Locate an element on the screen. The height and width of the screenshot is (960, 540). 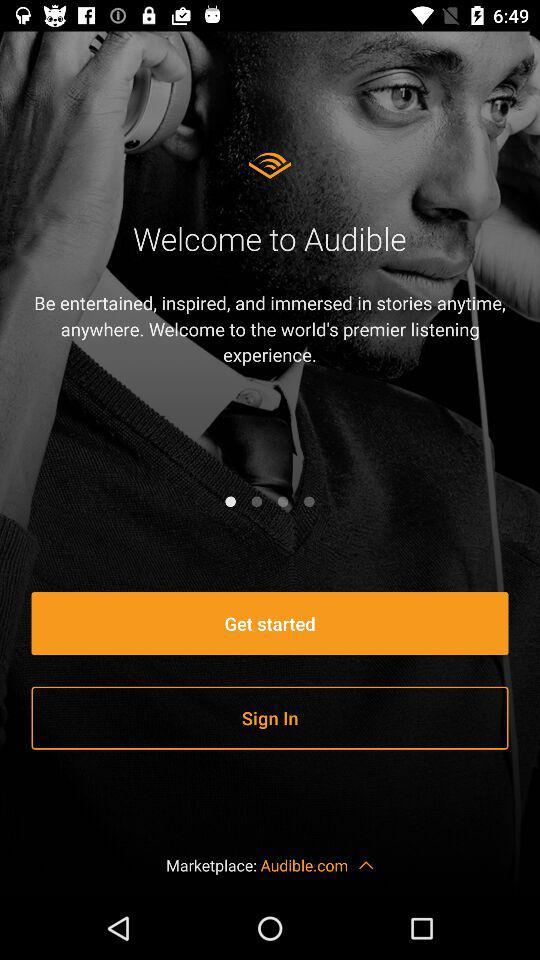
item below the be entertained inspired item is located at coordinates (229, 500).